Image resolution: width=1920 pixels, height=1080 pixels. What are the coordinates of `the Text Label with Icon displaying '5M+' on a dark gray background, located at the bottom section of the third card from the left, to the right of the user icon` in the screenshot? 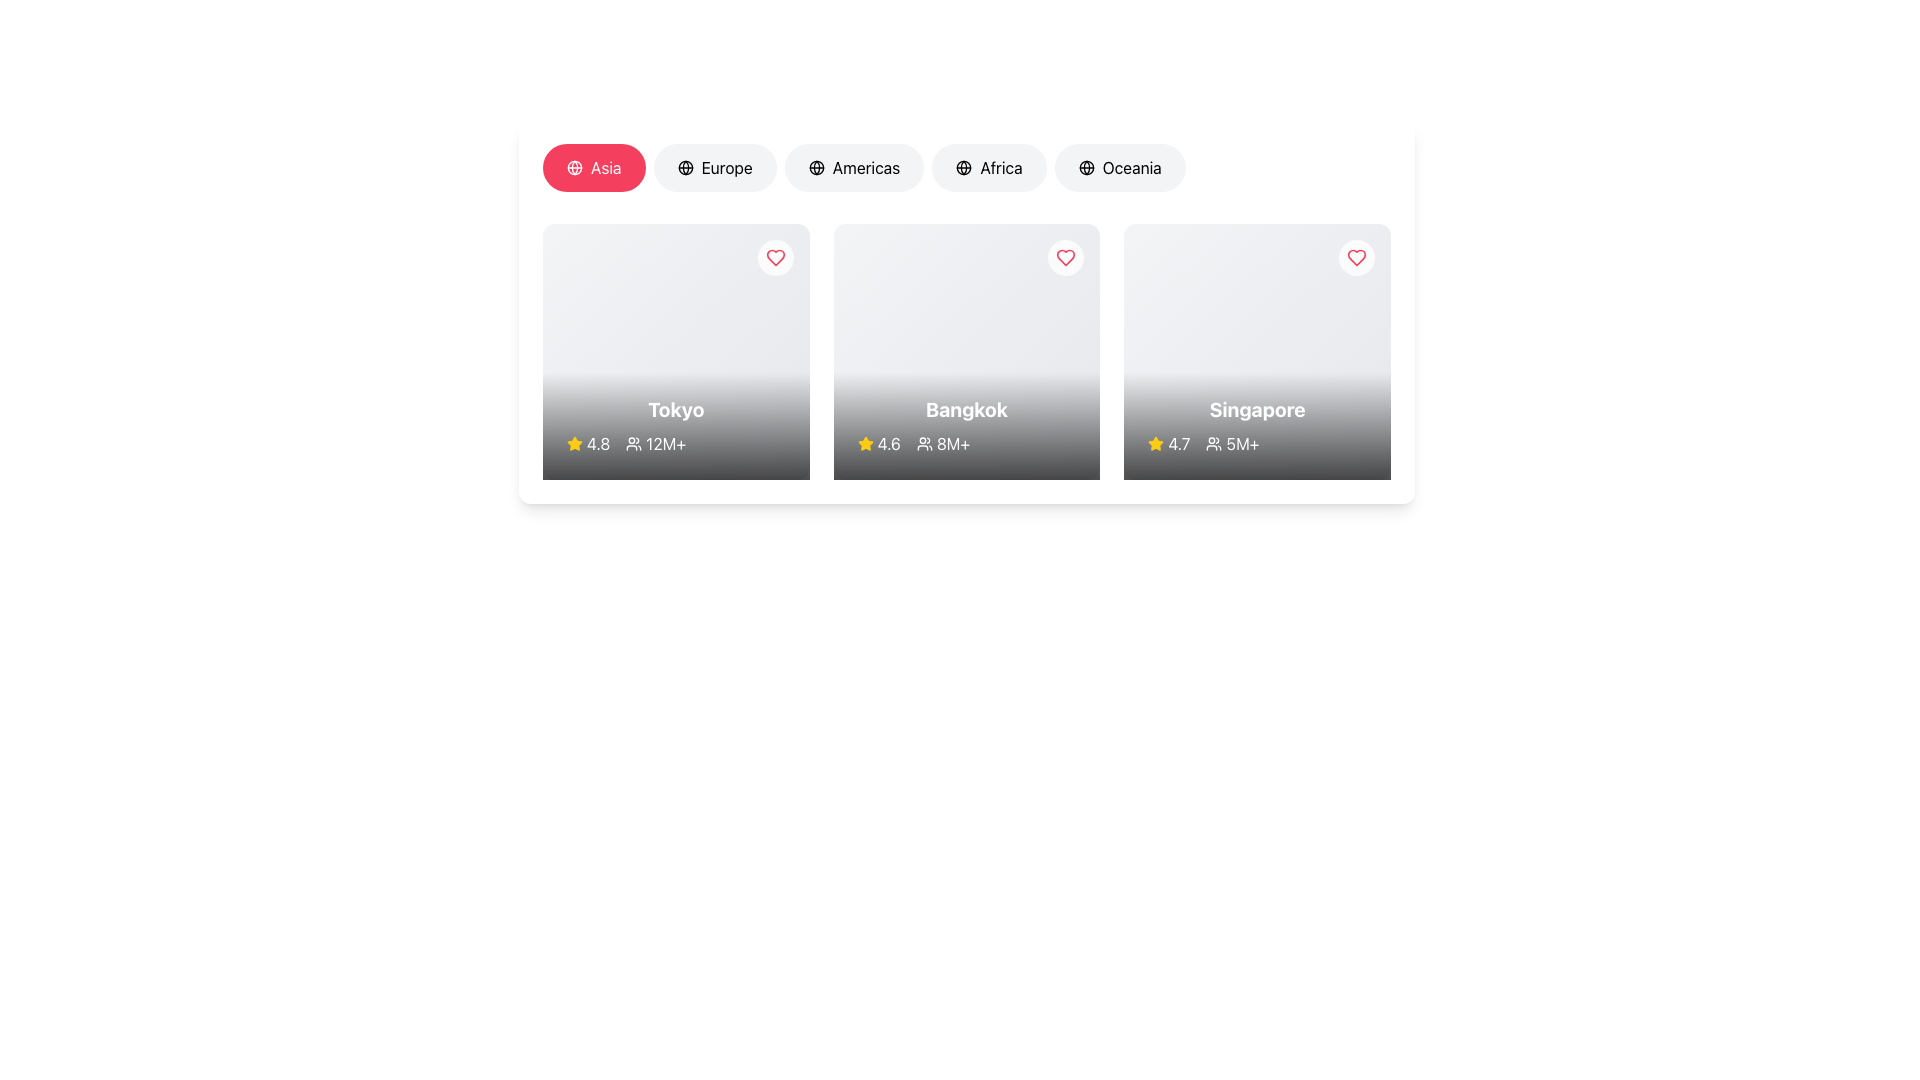 It's located at (1232, 442).